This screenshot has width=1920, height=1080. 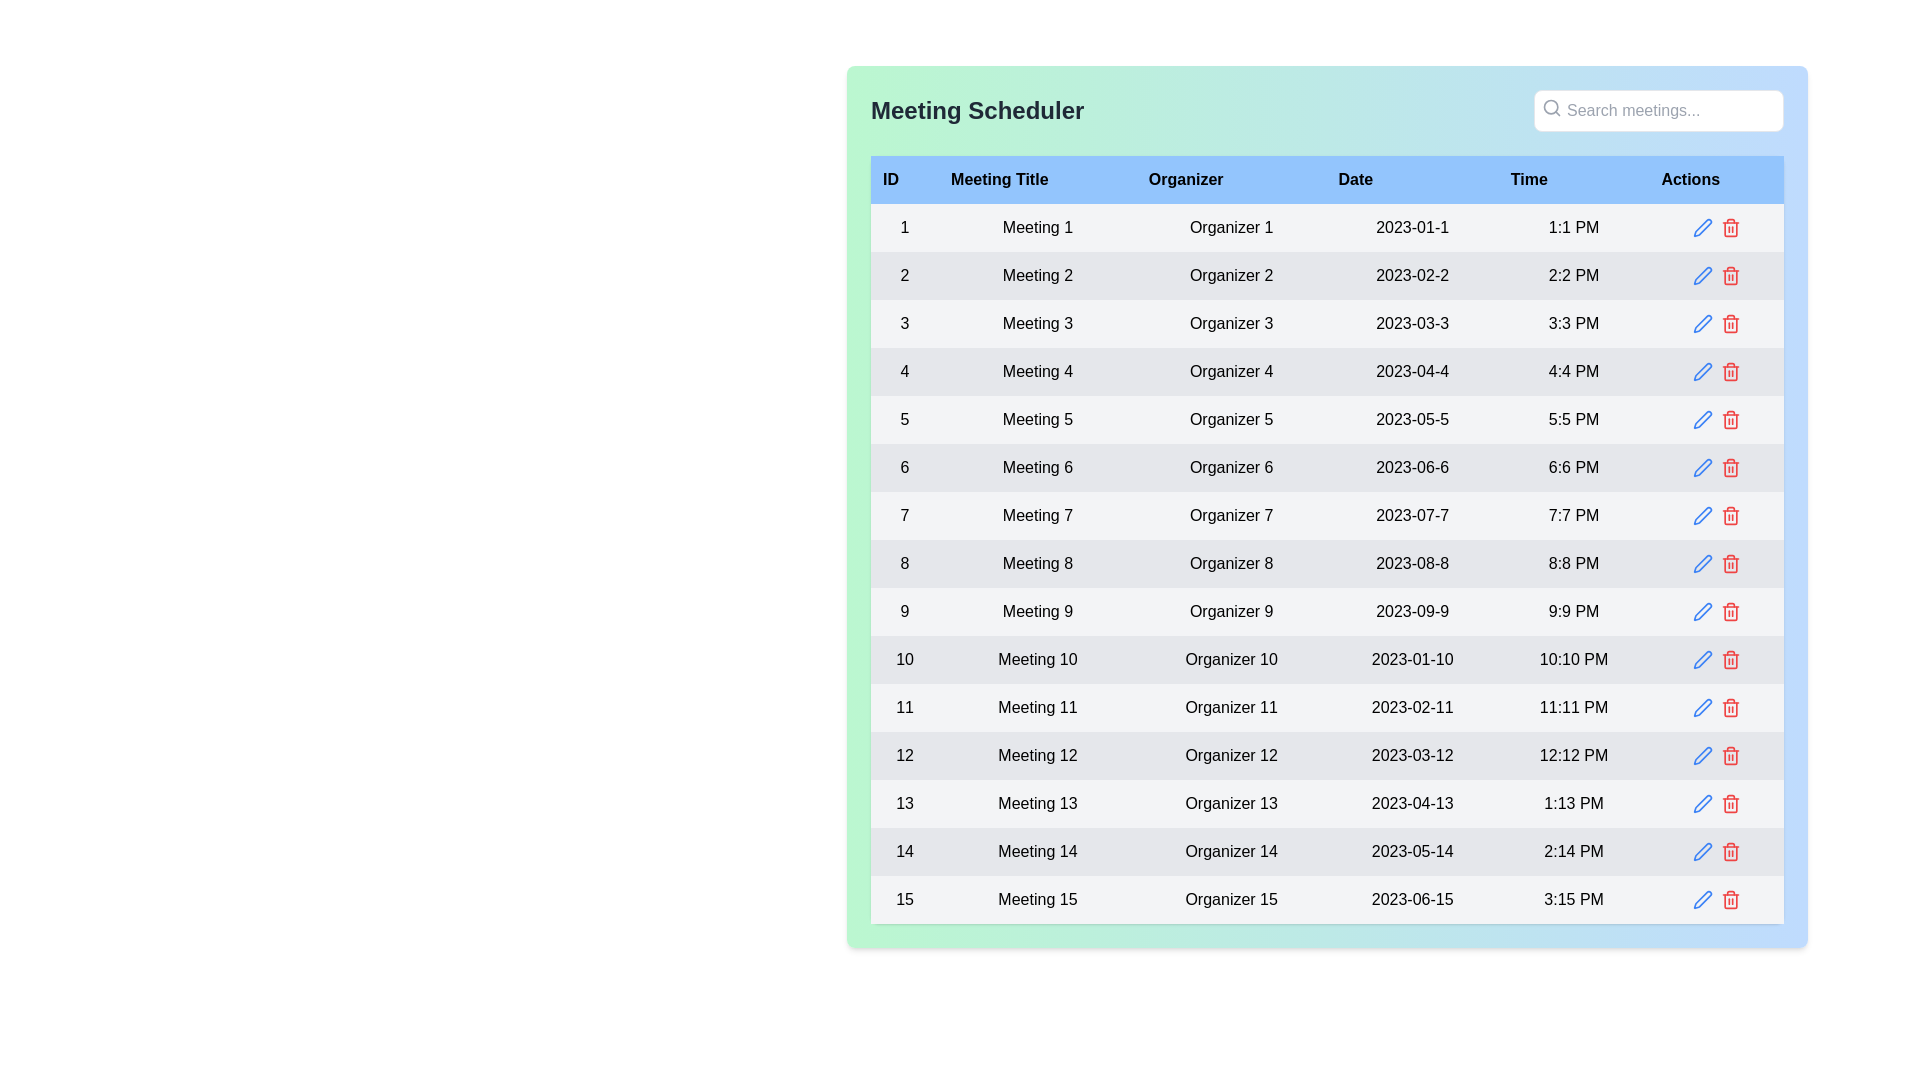 What do you see at coordinates (1729, 276) in the screenshot?
I see `the red trash bin icon button in the 'Actions' column of the second row in the table` at bounding box center [1729, 276].